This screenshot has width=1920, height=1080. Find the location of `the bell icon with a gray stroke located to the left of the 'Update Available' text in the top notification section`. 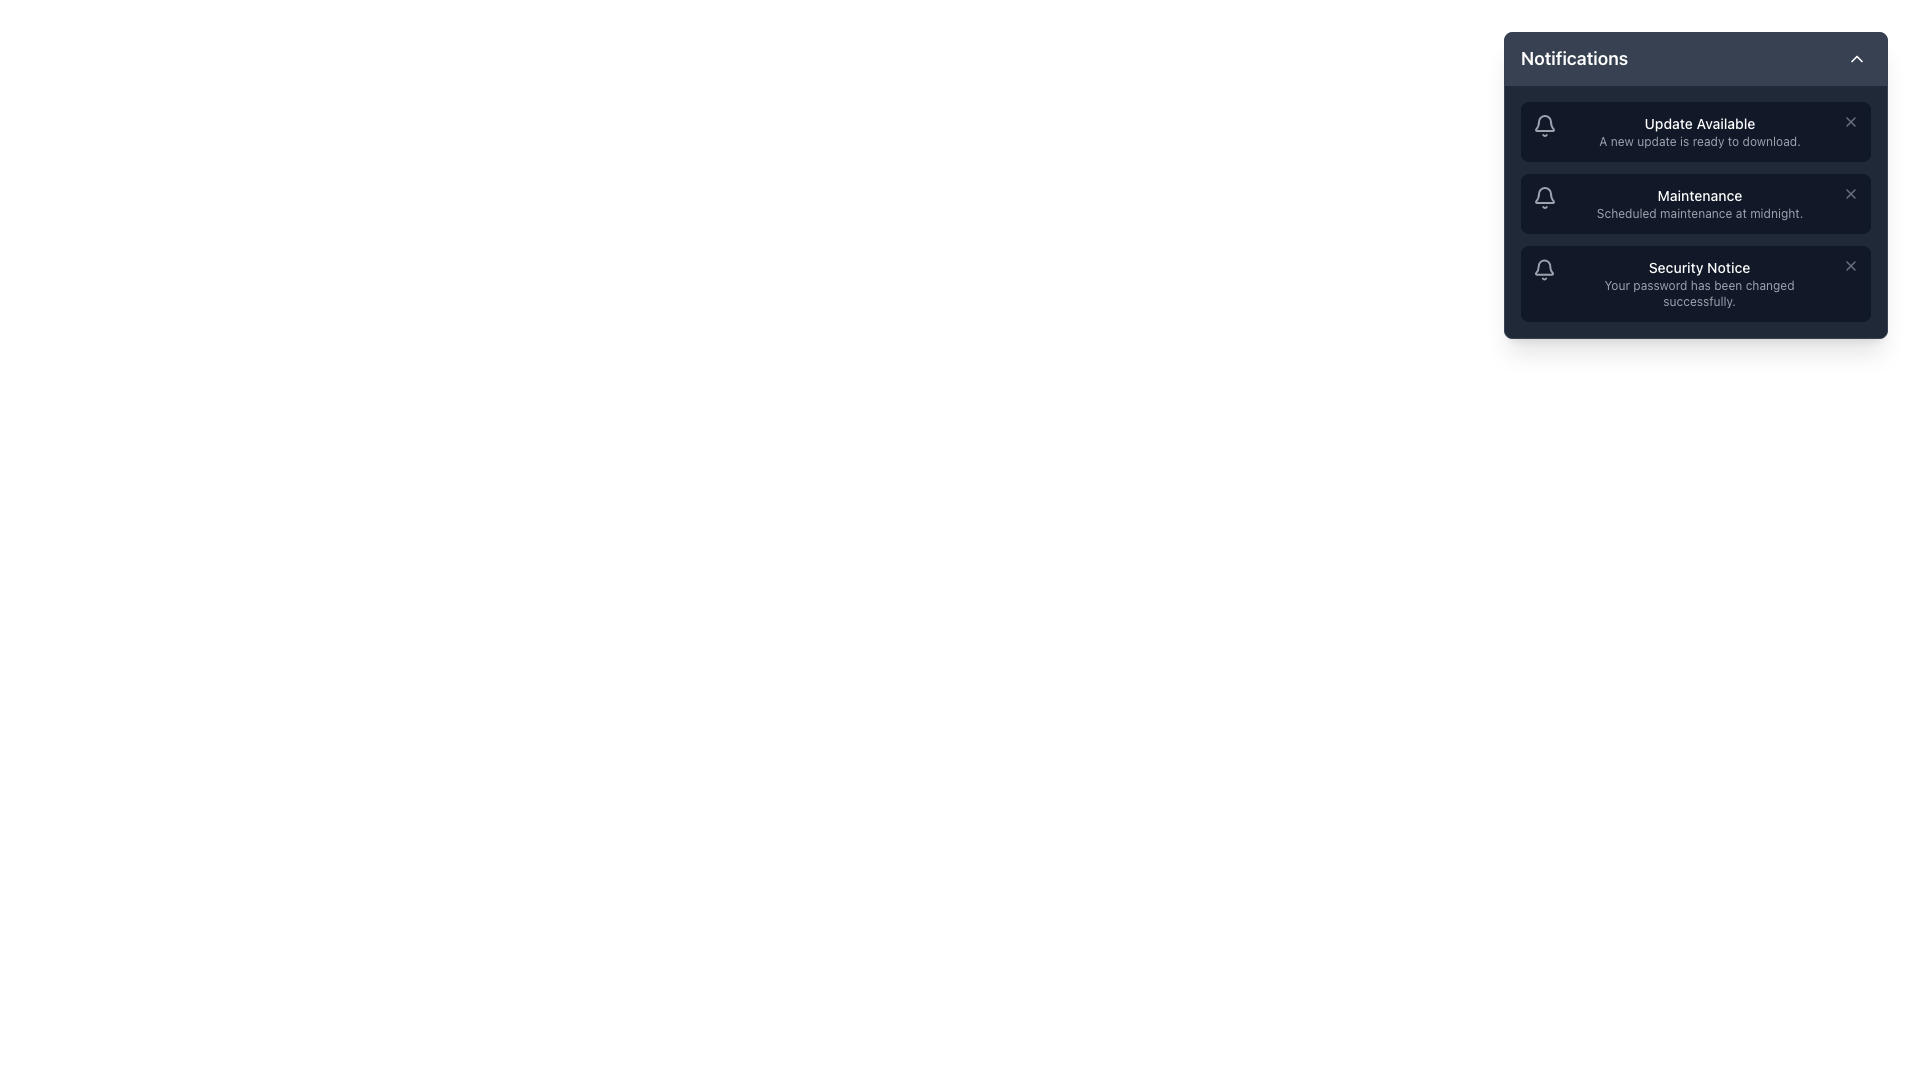

the bell icon with a gray stroke located to the left of the 'Update Available' text in the top notification section is located at coordinates (1544, 126).